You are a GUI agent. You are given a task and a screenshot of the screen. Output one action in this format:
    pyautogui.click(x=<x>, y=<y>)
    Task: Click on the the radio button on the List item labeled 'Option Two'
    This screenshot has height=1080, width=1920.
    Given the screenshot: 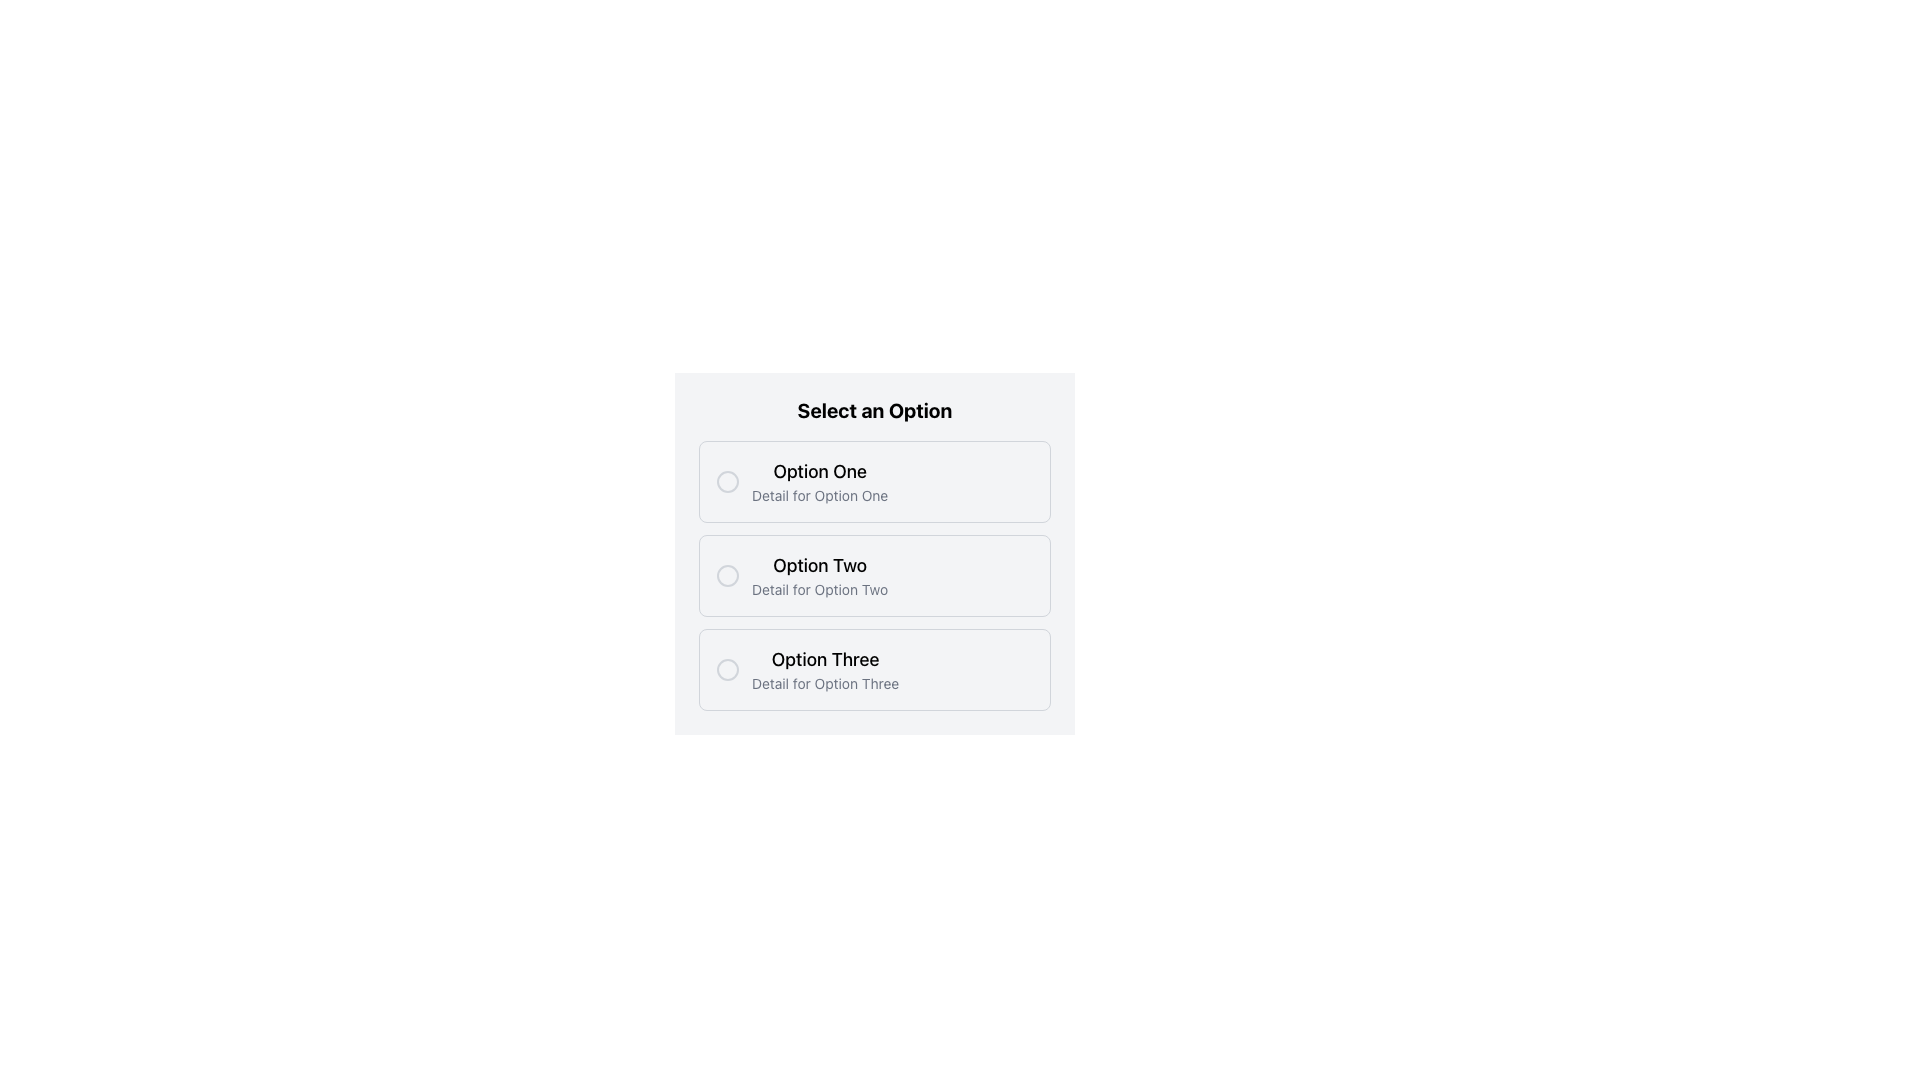 What is the action you would take?
    pyautogui.click(x=874, y=575)
    